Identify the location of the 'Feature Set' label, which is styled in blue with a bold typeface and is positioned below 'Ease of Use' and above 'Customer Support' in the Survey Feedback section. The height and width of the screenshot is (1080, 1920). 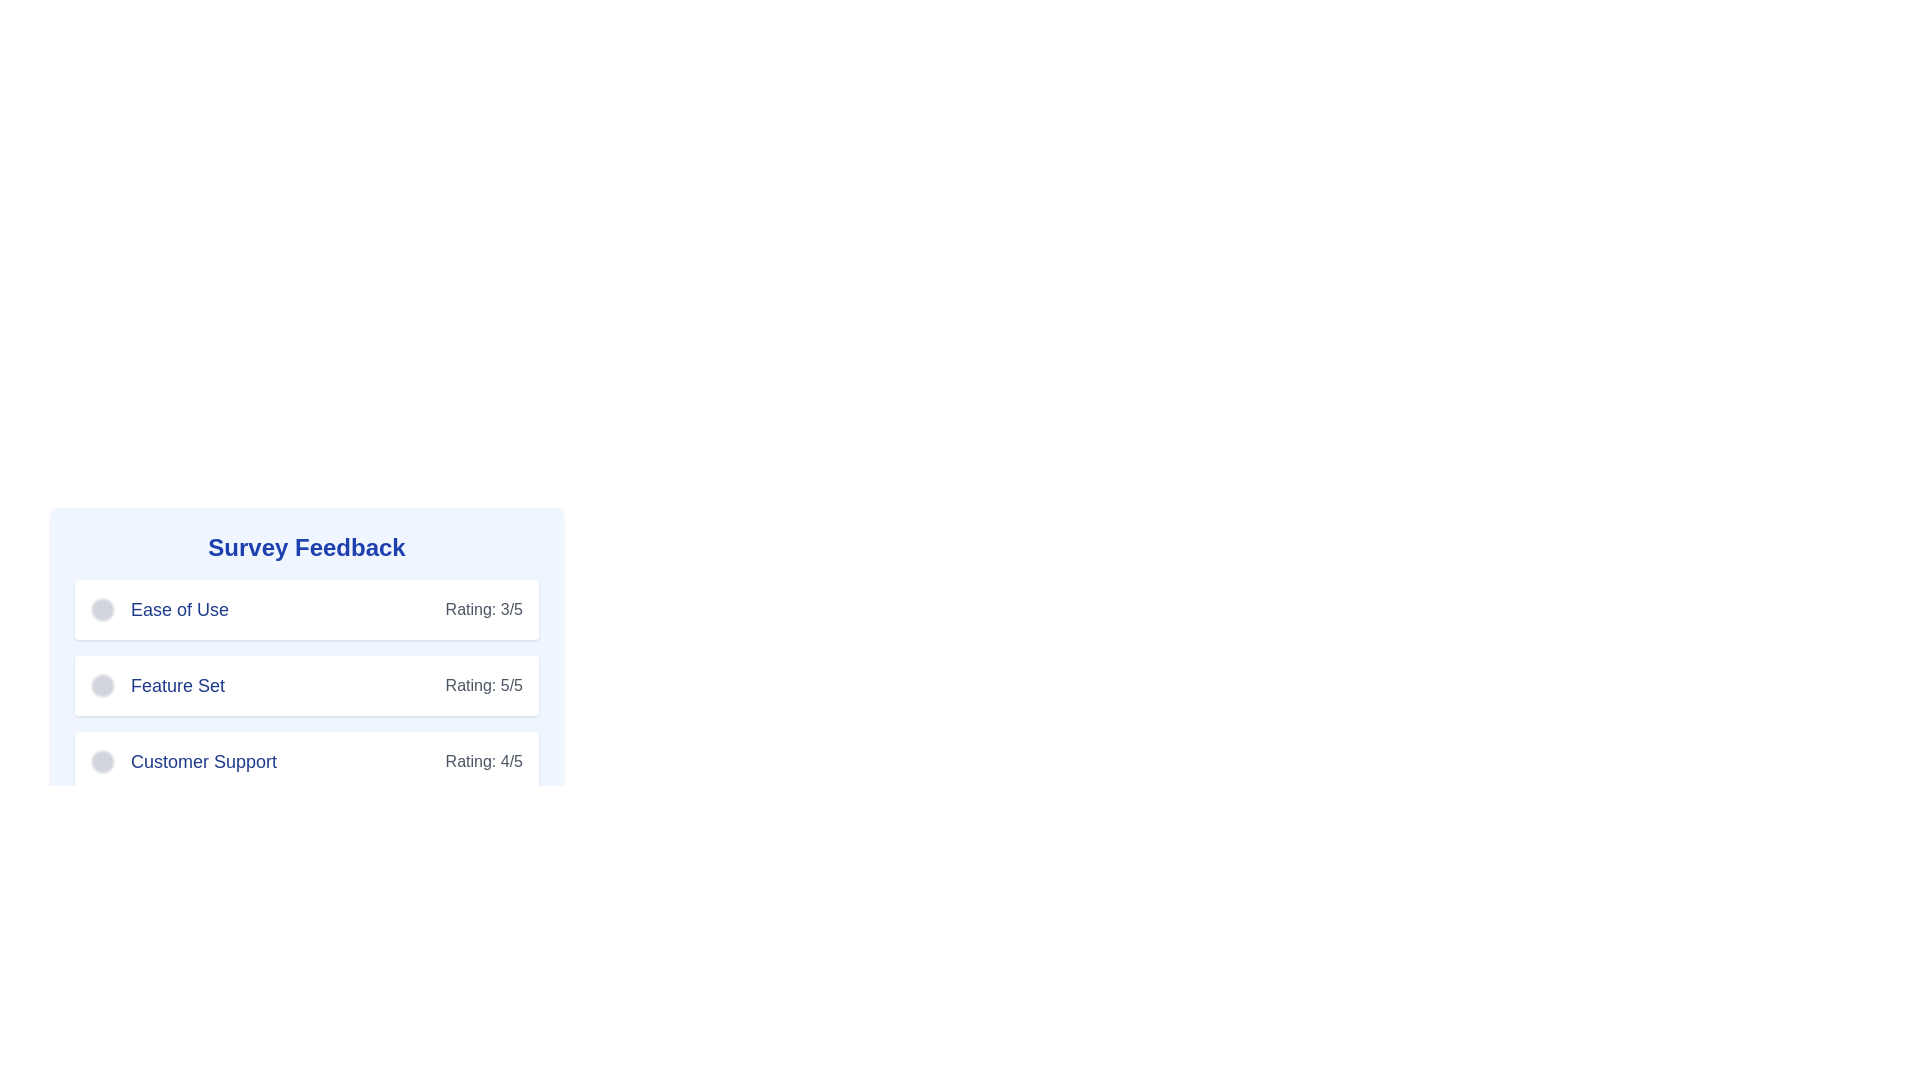
(177, 685).